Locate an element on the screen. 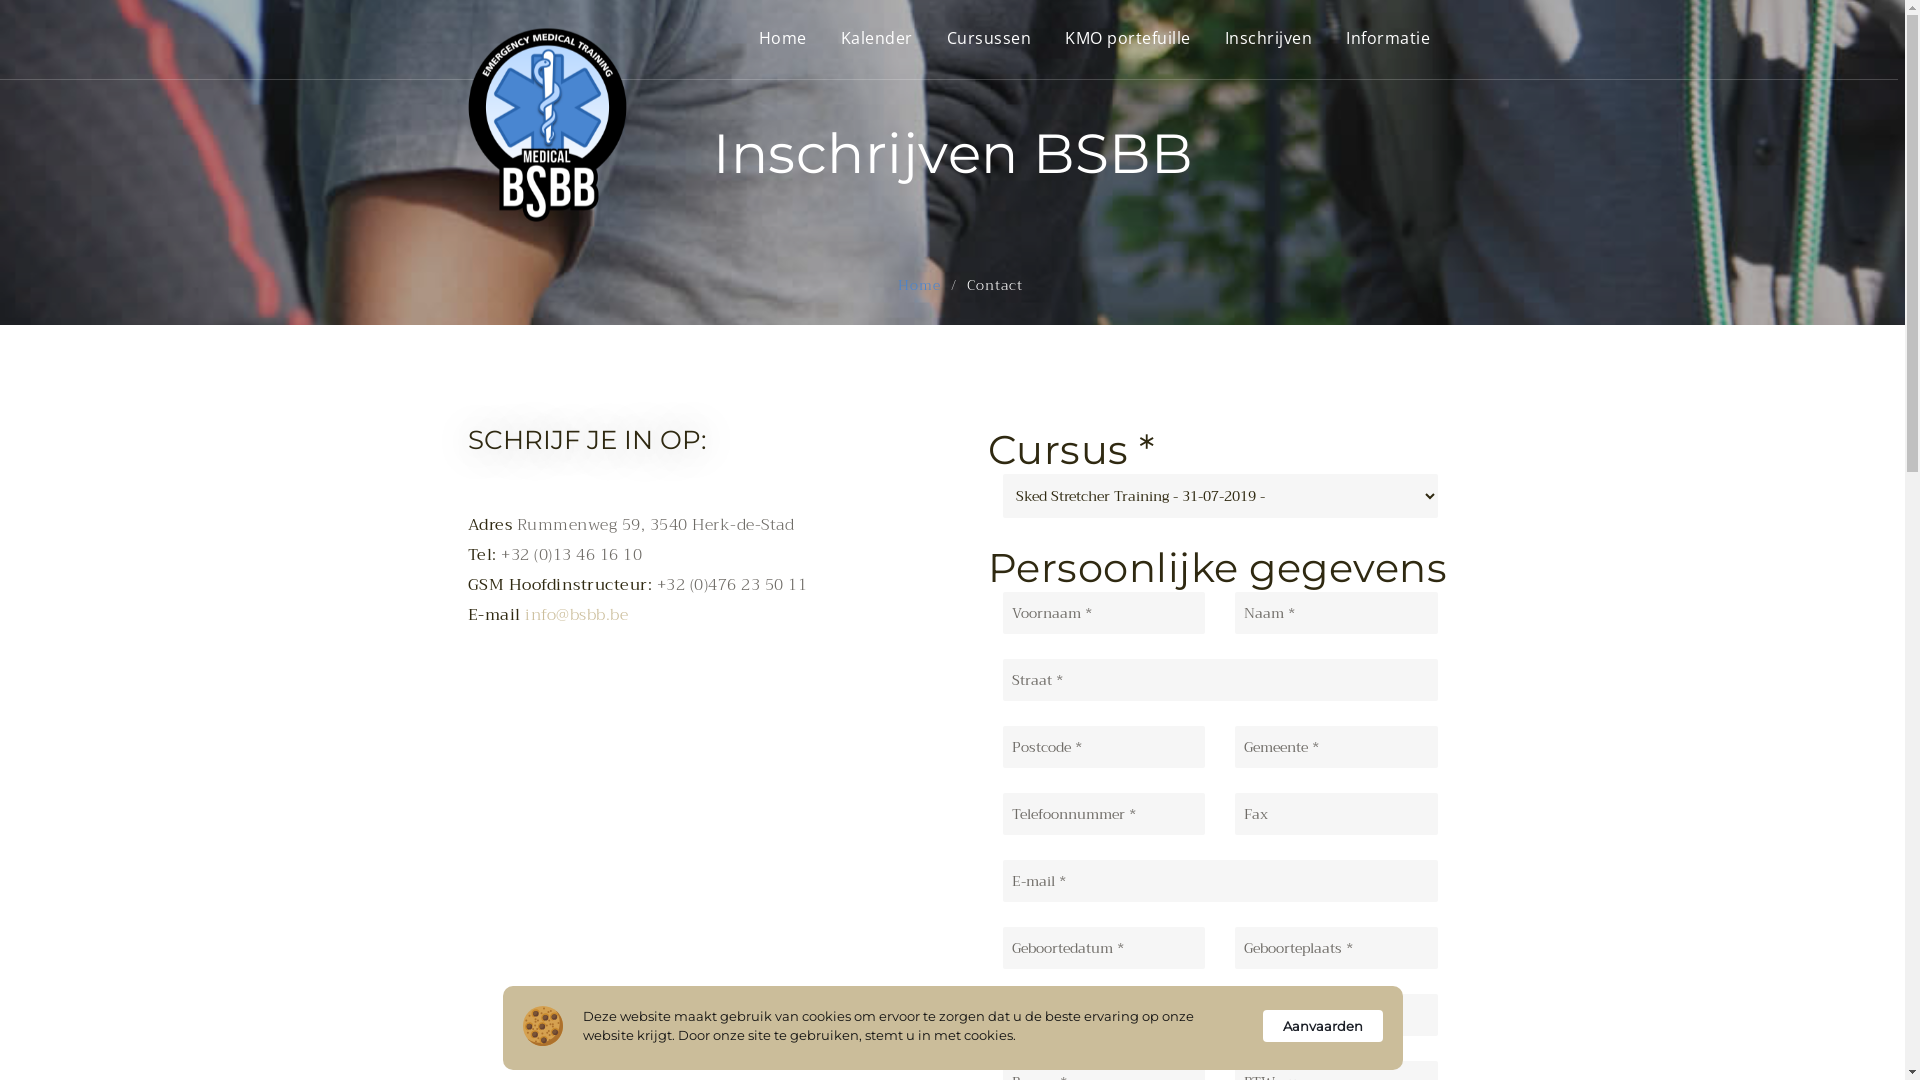 Image resolution: width=1920 pixels, height=1080 pixels. 'info@bsbb.be' is located at coordinates (524, 613).